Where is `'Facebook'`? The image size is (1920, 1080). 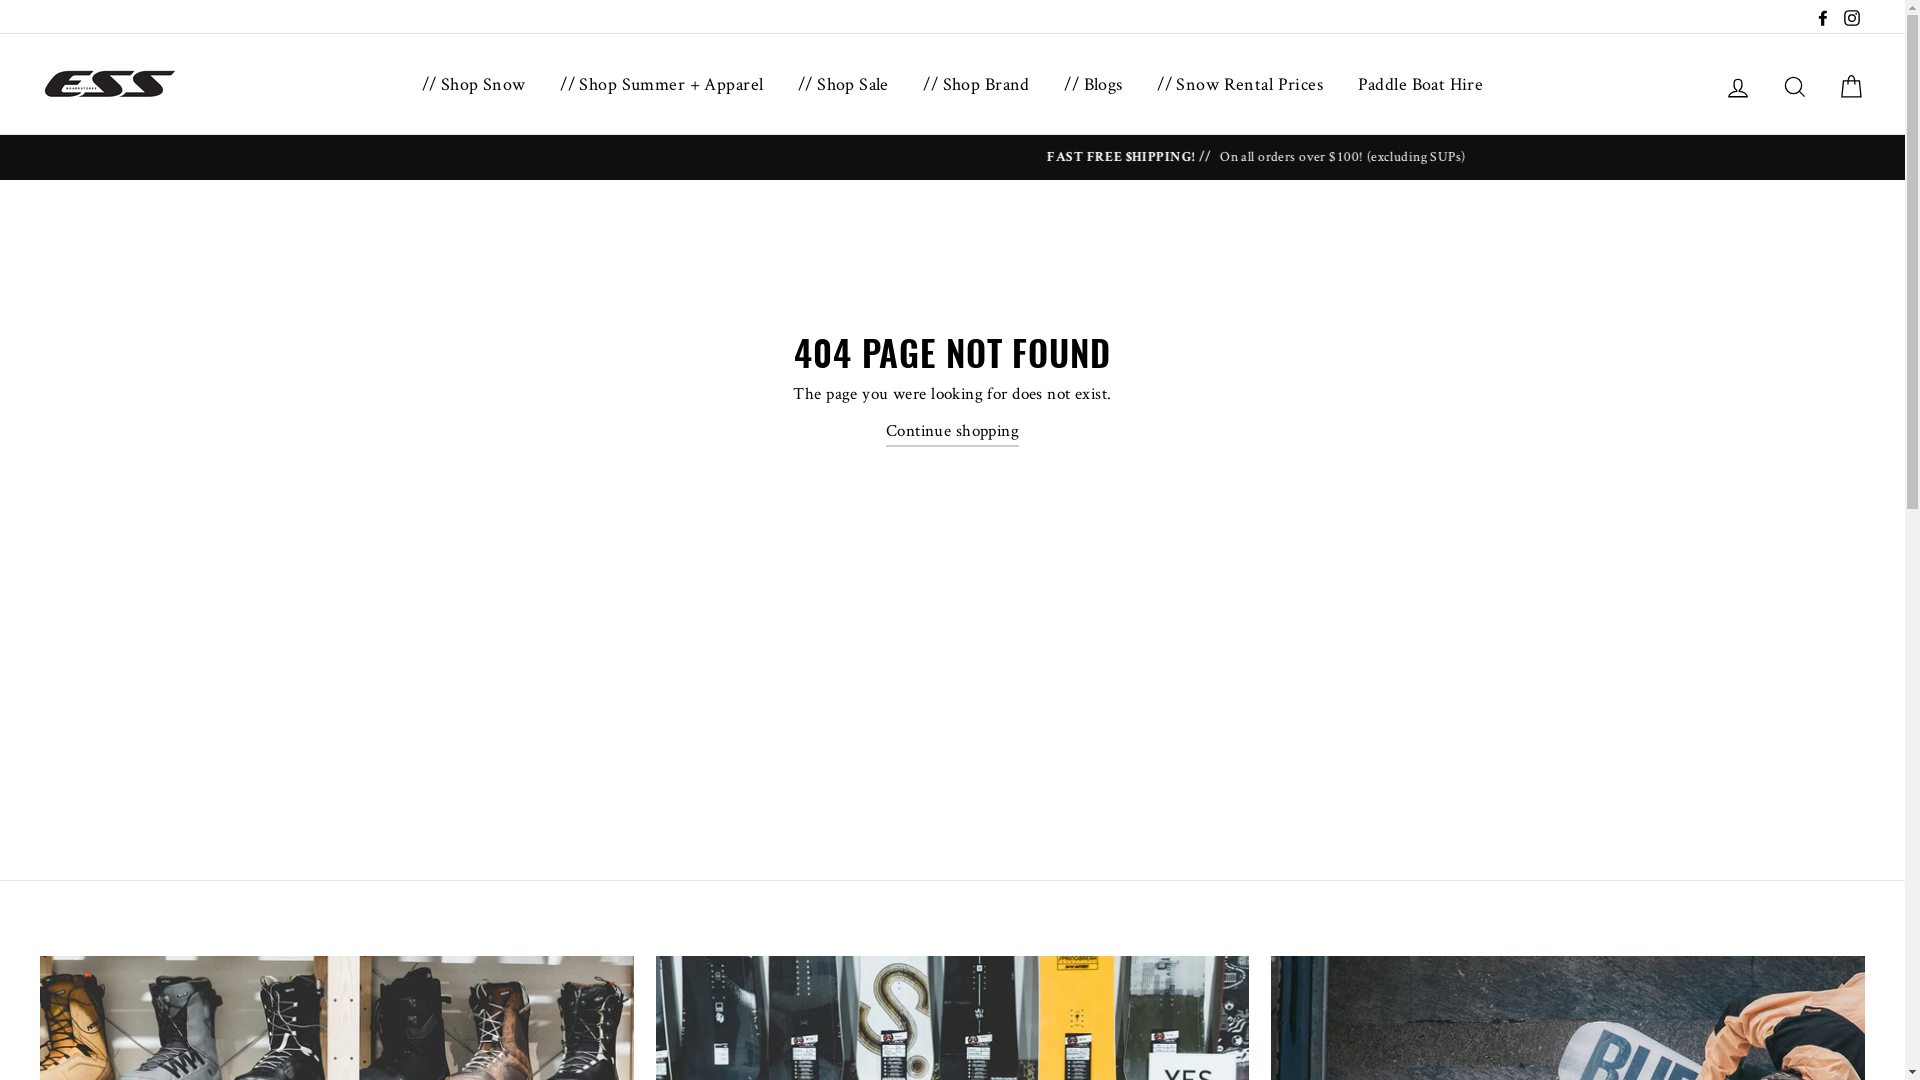
'Facebook' is located at coordinates (1823, 16).